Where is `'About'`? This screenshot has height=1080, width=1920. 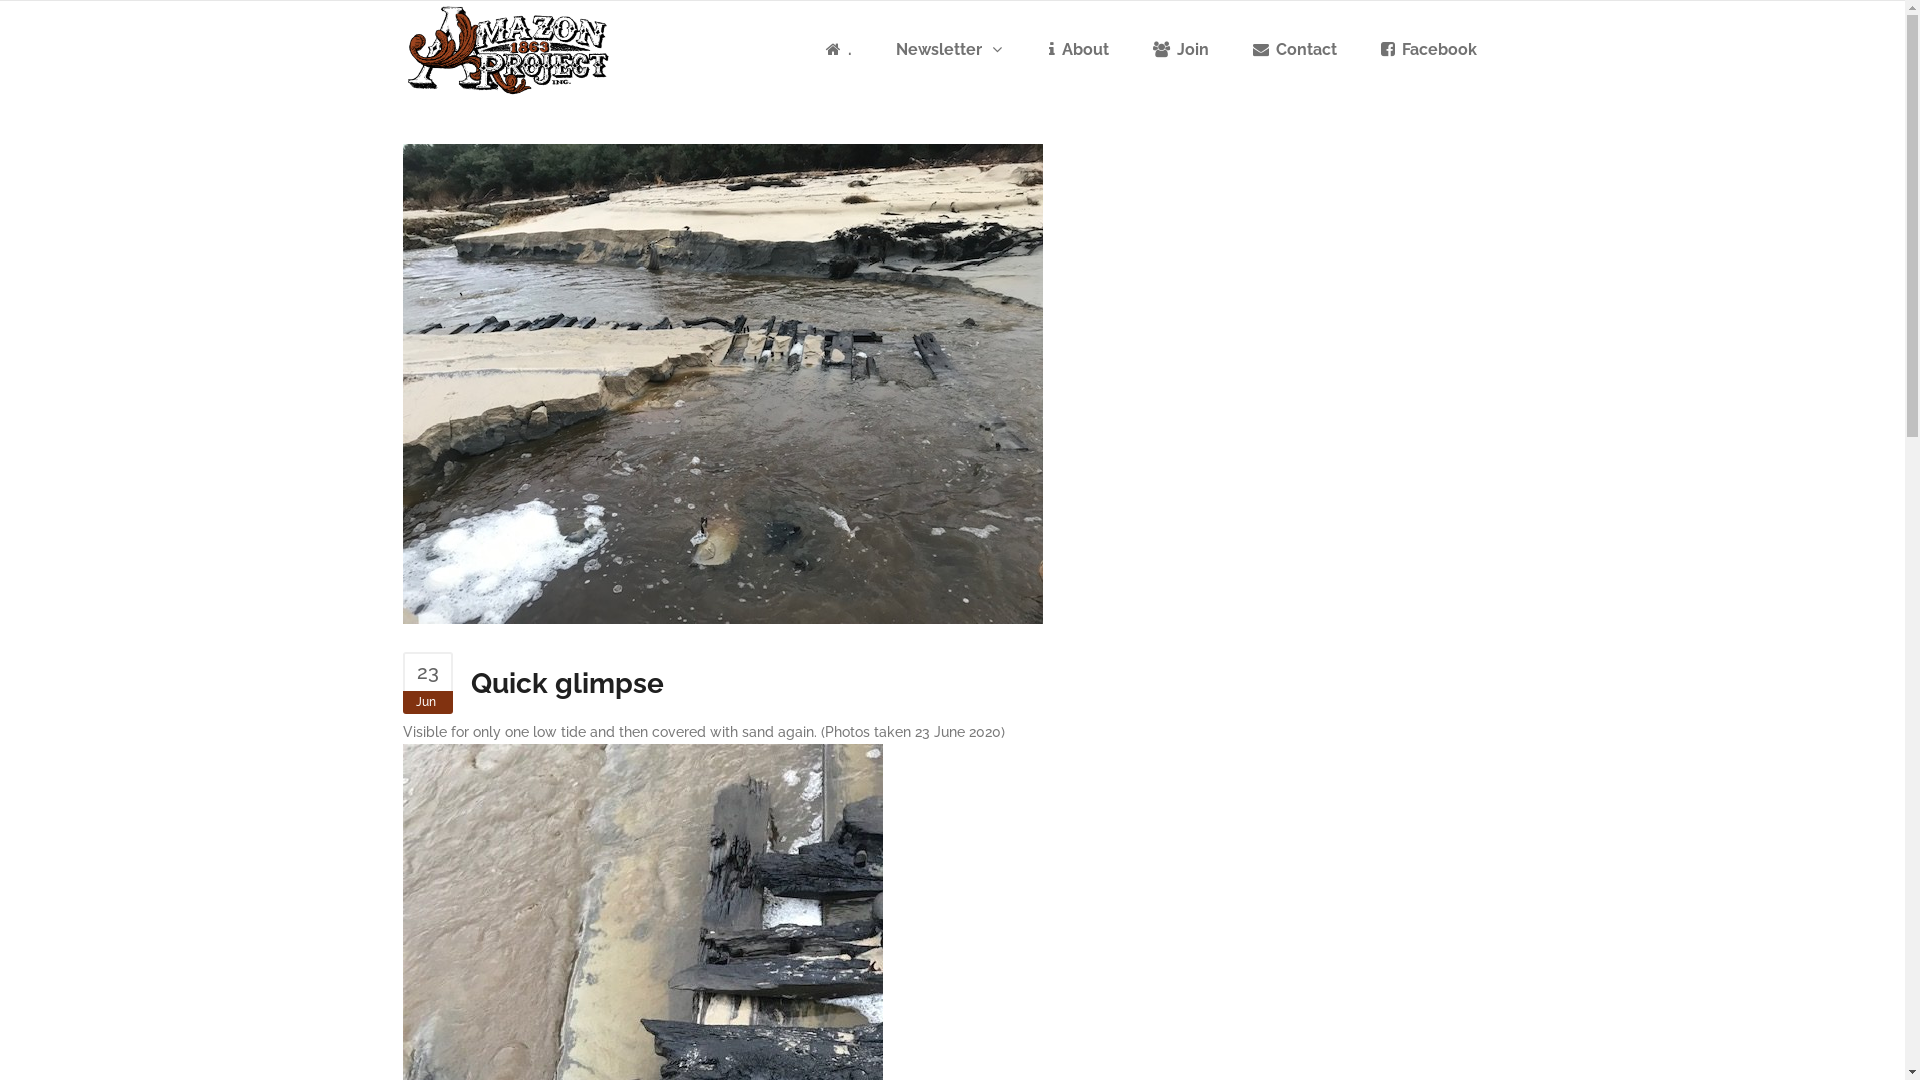
'About' is located at coordinates (1077, 49).